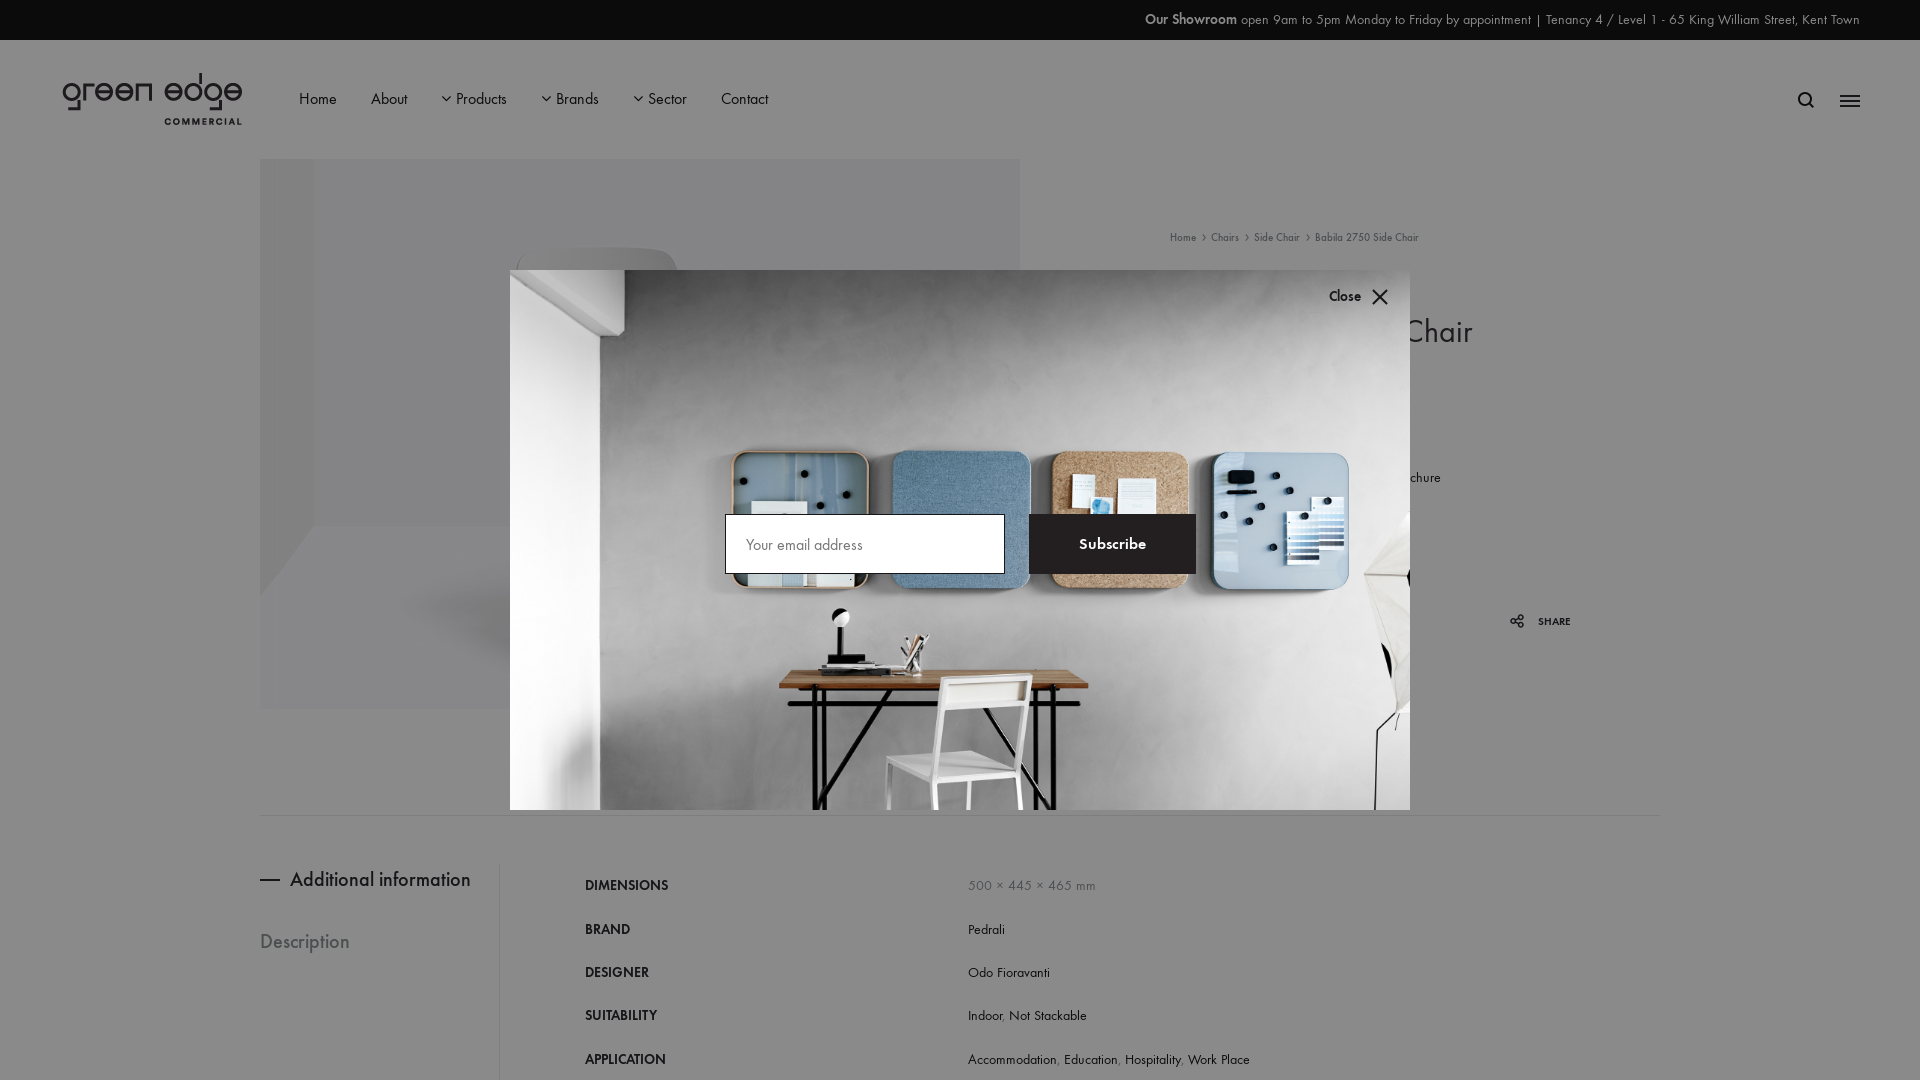 Image resolution: width=1920 pixels, height=1080 pixels. What do you see at coordinates (440, 99) in the screenshot?
I see `'Products'` at bounding box center [440, 99].